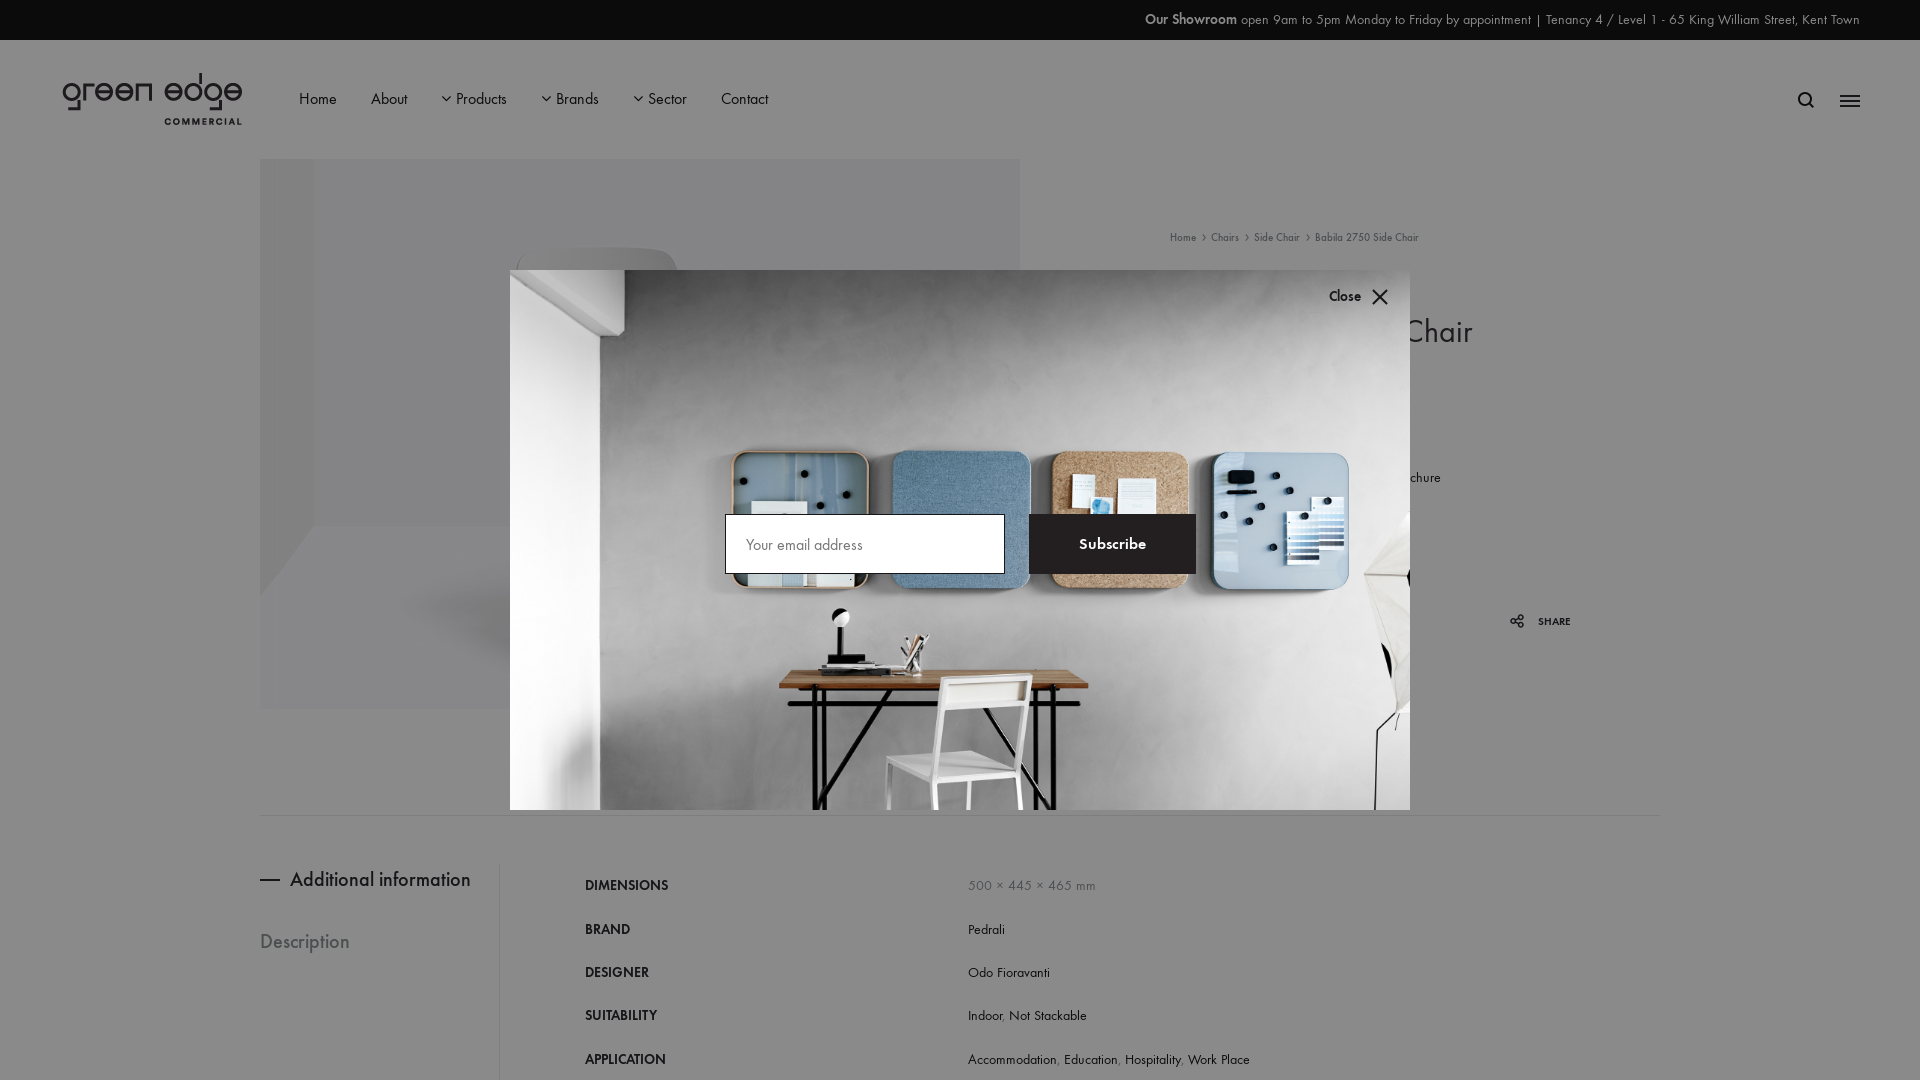 Image resolution: width=1920 pixels, height=1080 pixels. What do you see at coordinates (440, 99) in the screenshot?
I see `'Products'` at bounding box center [440, 99].